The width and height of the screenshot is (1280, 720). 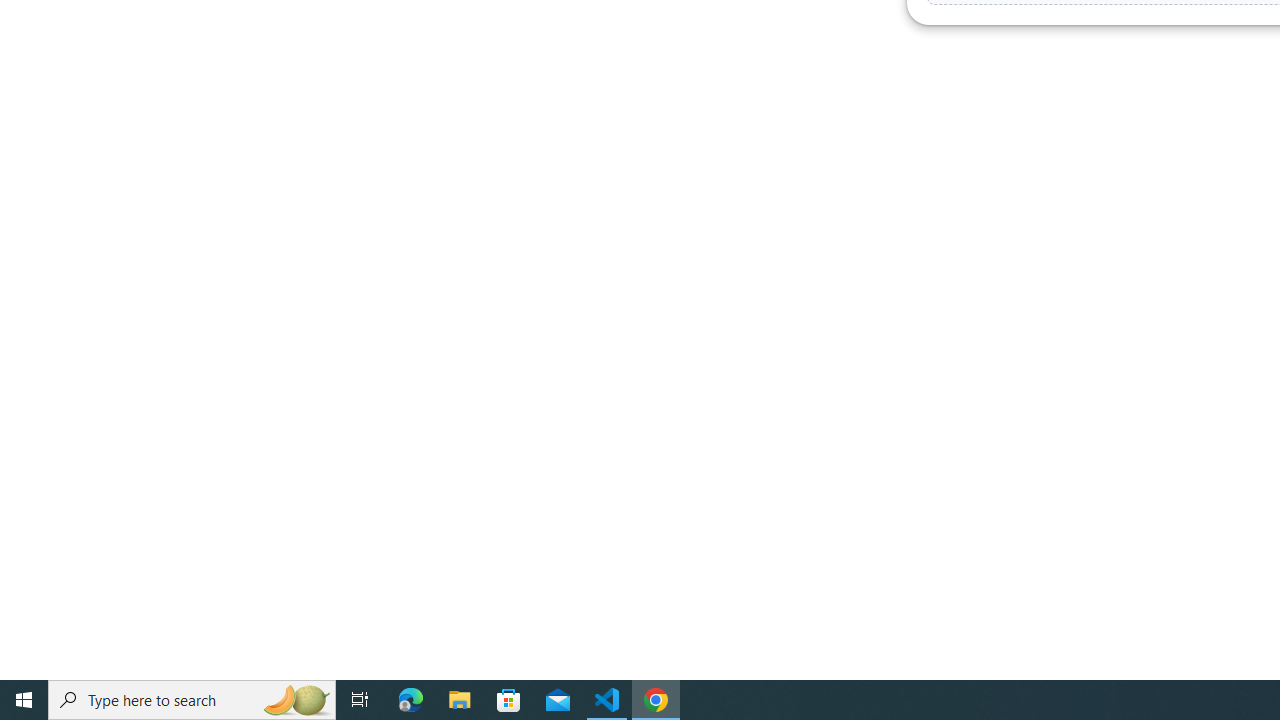 What do you see at coordinates (509, 698) in the screenshot?
I see `'Microsoft Store'` at bounding box center [509, 698].